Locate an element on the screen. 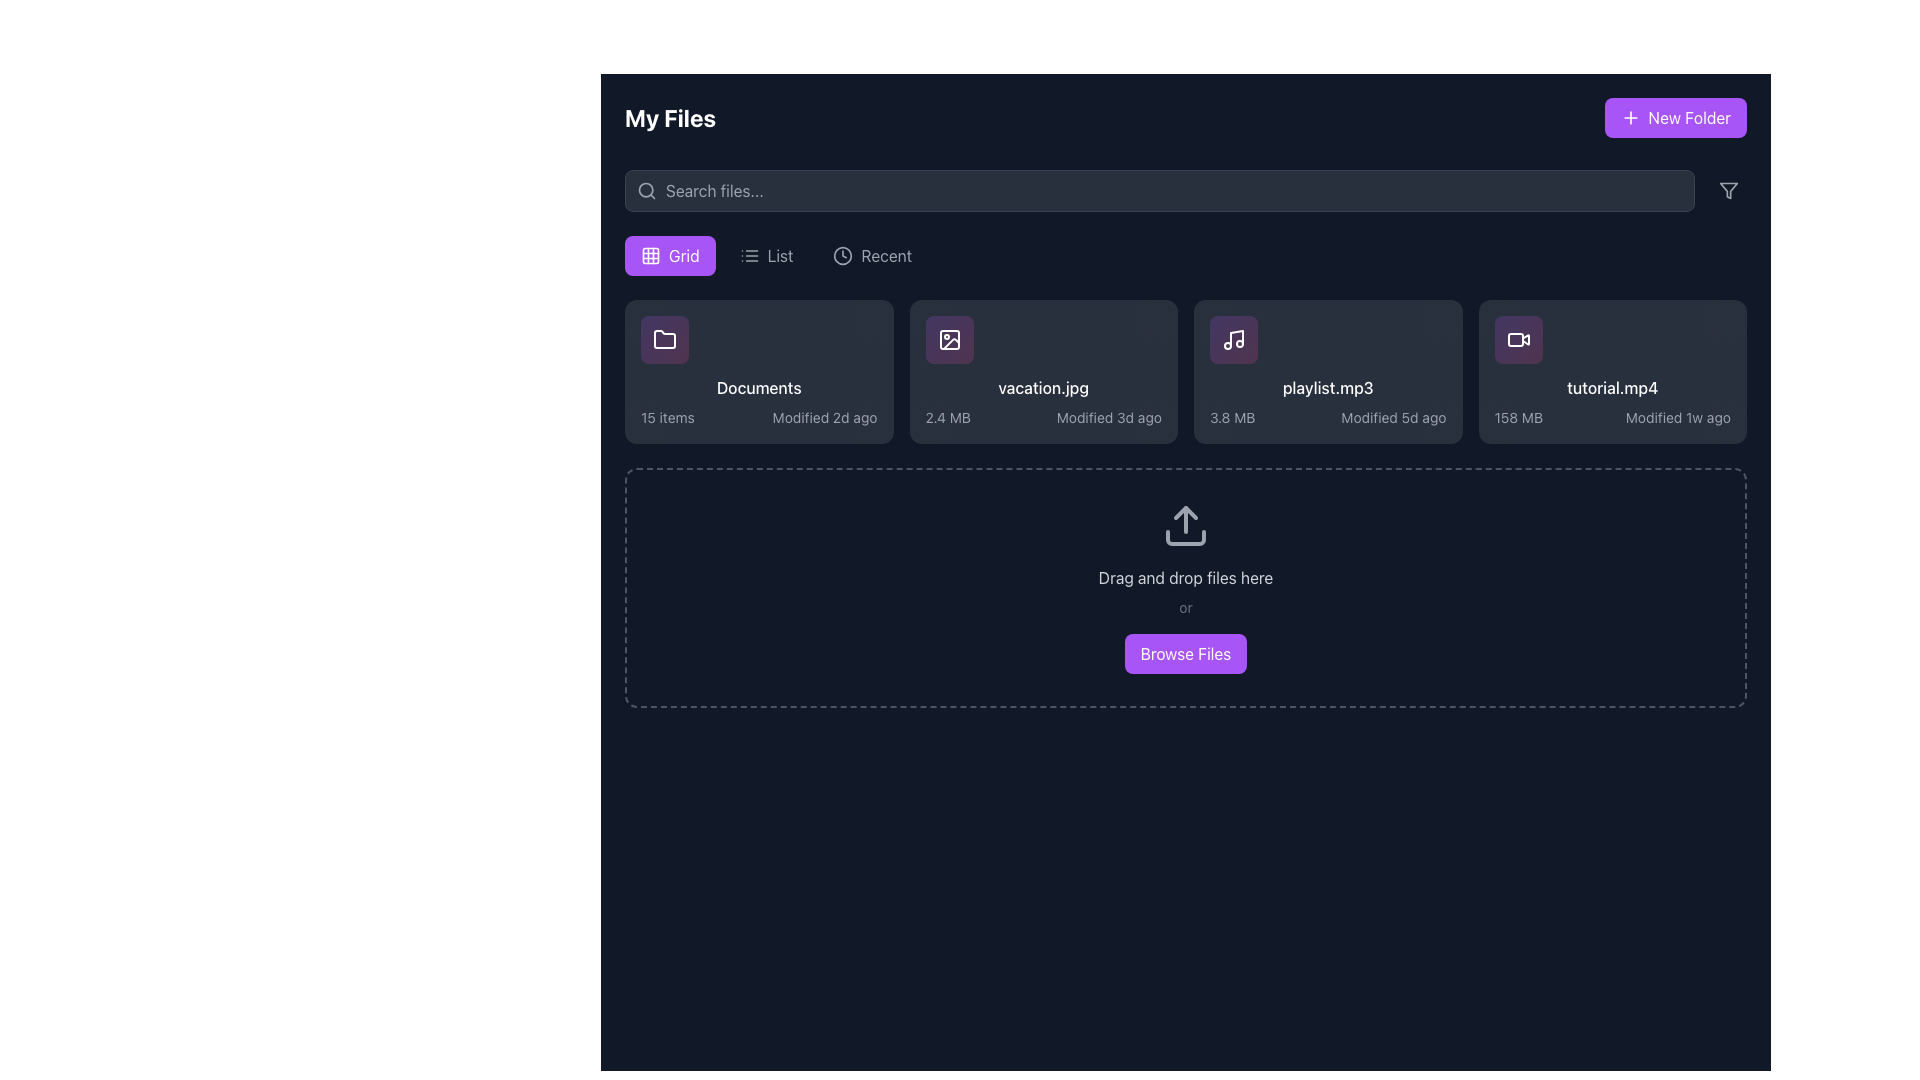  the SVG Icon of the musical note, which is located at the center of the 'playlist.mp3' file card in the 'My Files' section is located at coordinates (1232, 338).